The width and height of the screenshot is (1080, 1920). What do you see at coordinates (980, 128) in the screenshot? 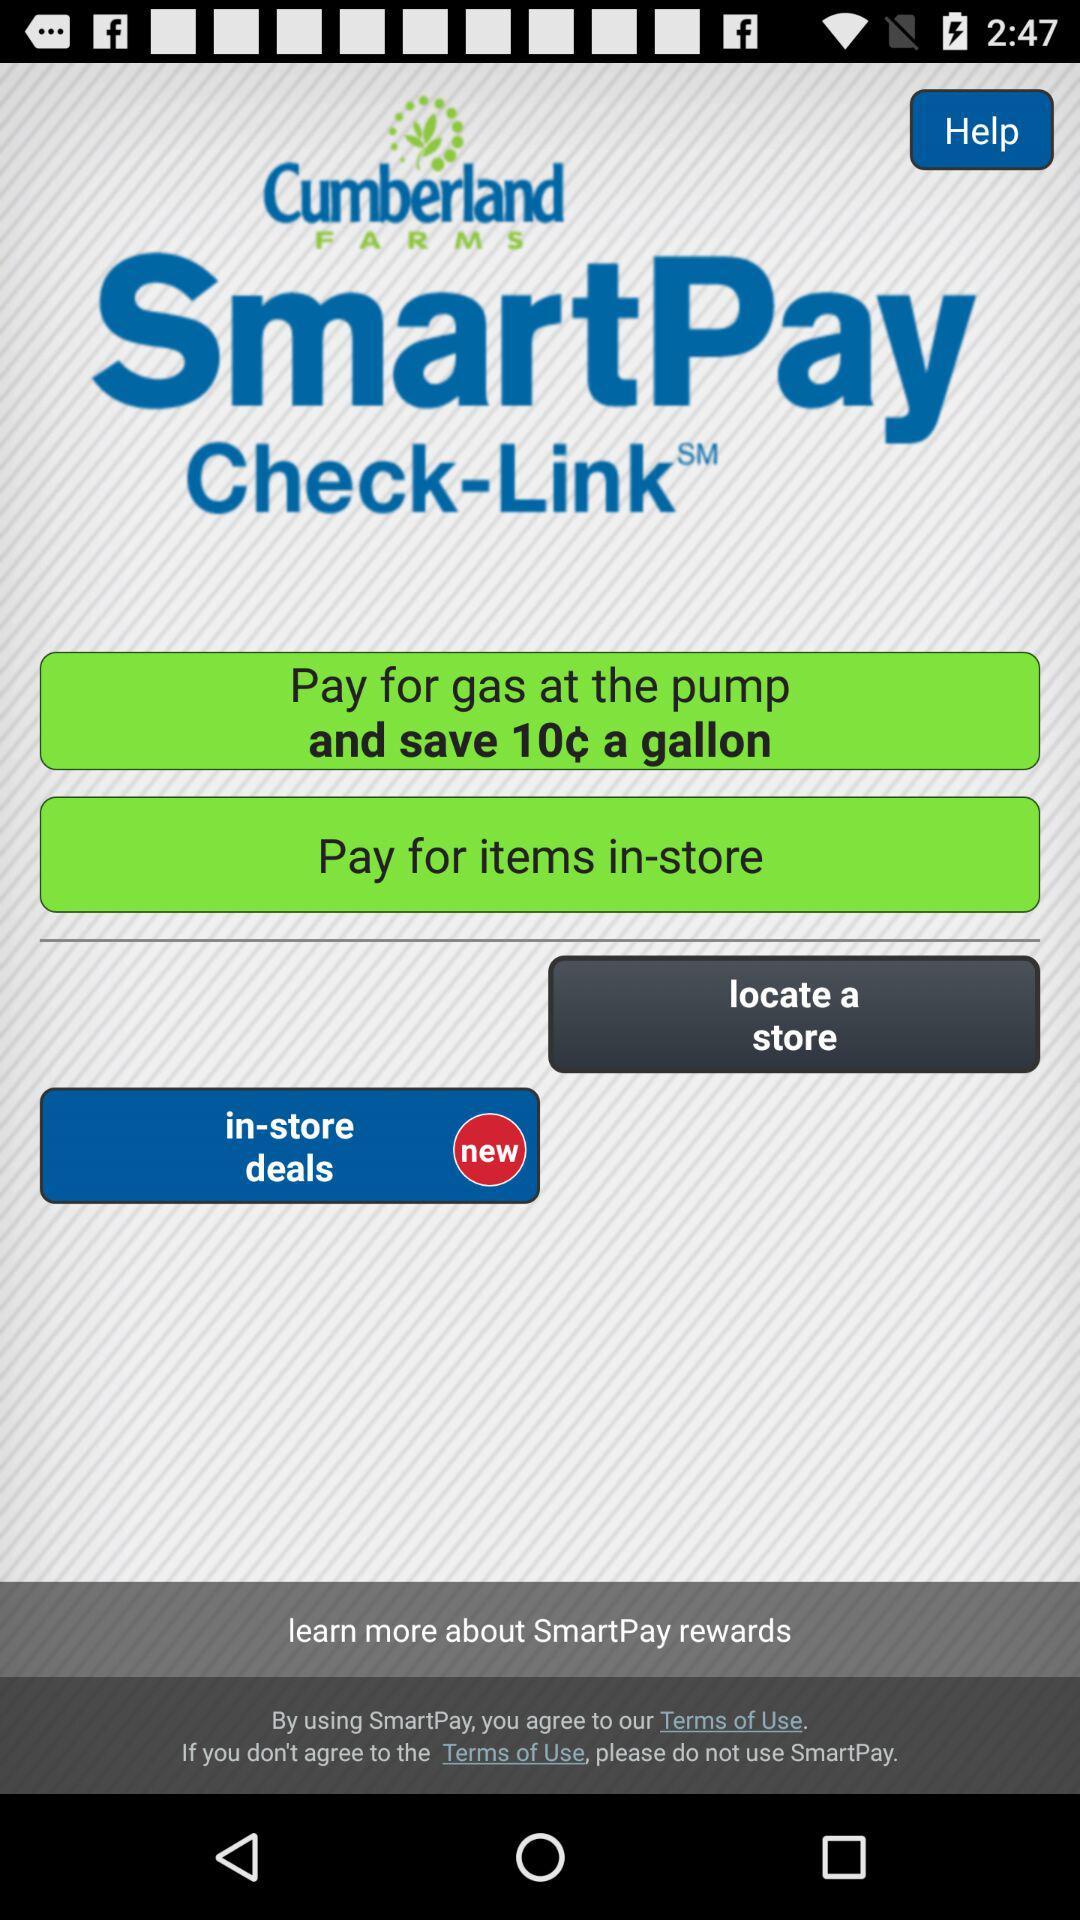
I see `item at the top right corner` at bounding box center [980, 128].